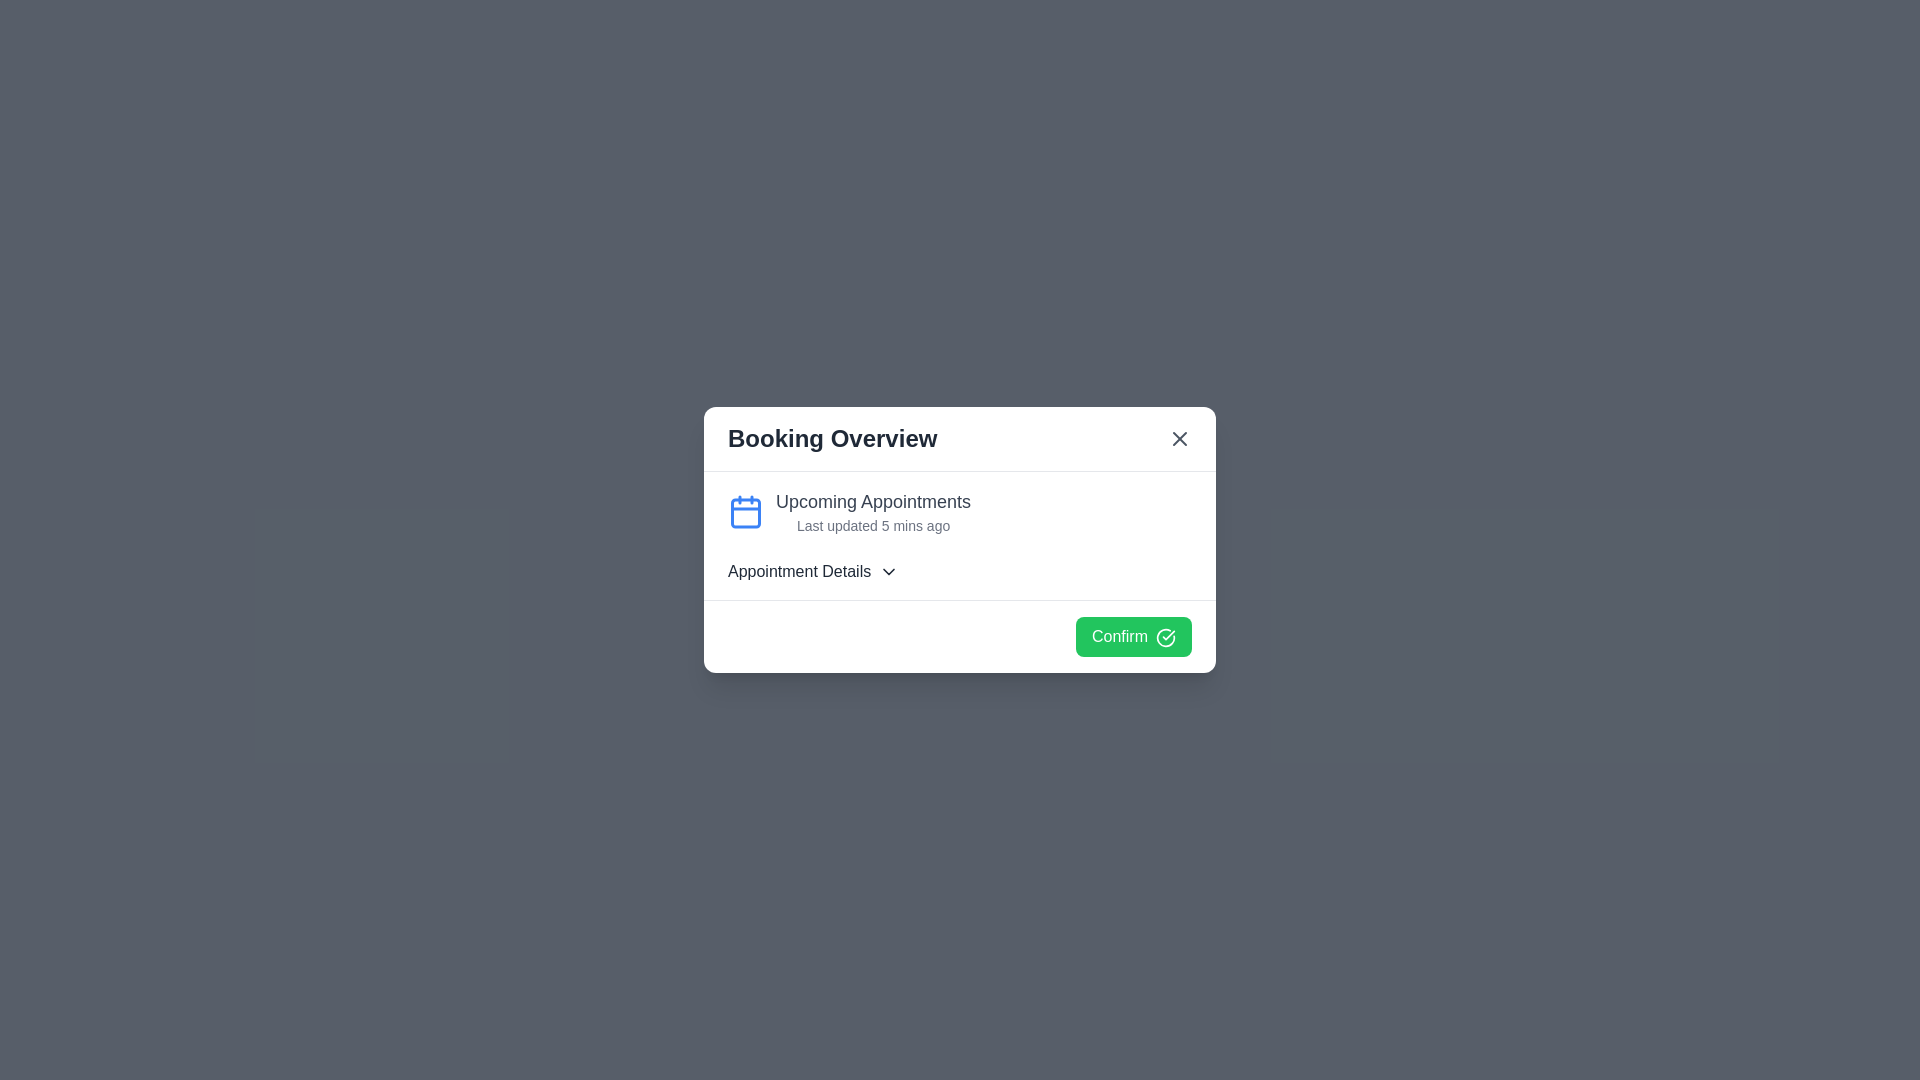  Describe the element at coordinates (873, 511) in the screenshot. I see `the header and timestamp display for the 'Upcoming Appointments' section in the 'Booking Overview' modal` at that location.